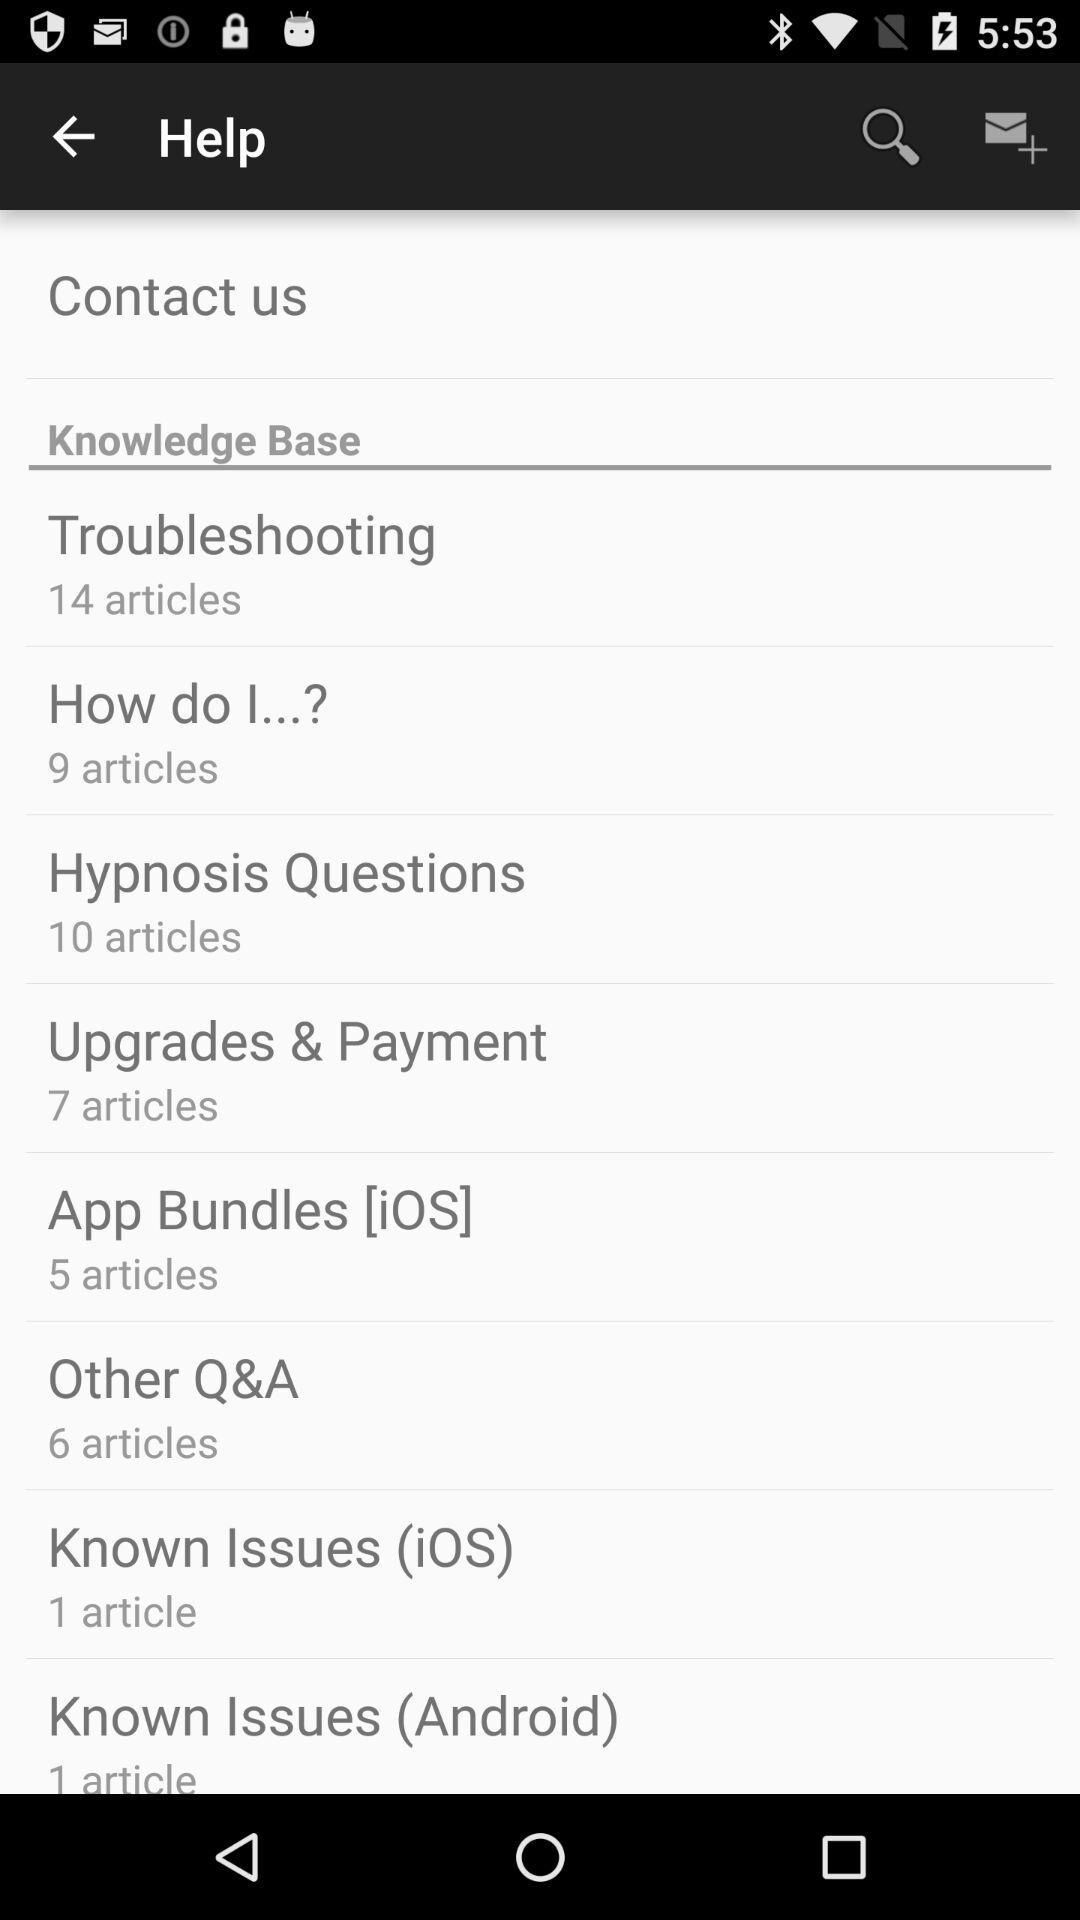 Image resolution: width=1080 pixels, height=1920 pixels. I want to click on icon below the upgrades & payment, so click(133, 1103).